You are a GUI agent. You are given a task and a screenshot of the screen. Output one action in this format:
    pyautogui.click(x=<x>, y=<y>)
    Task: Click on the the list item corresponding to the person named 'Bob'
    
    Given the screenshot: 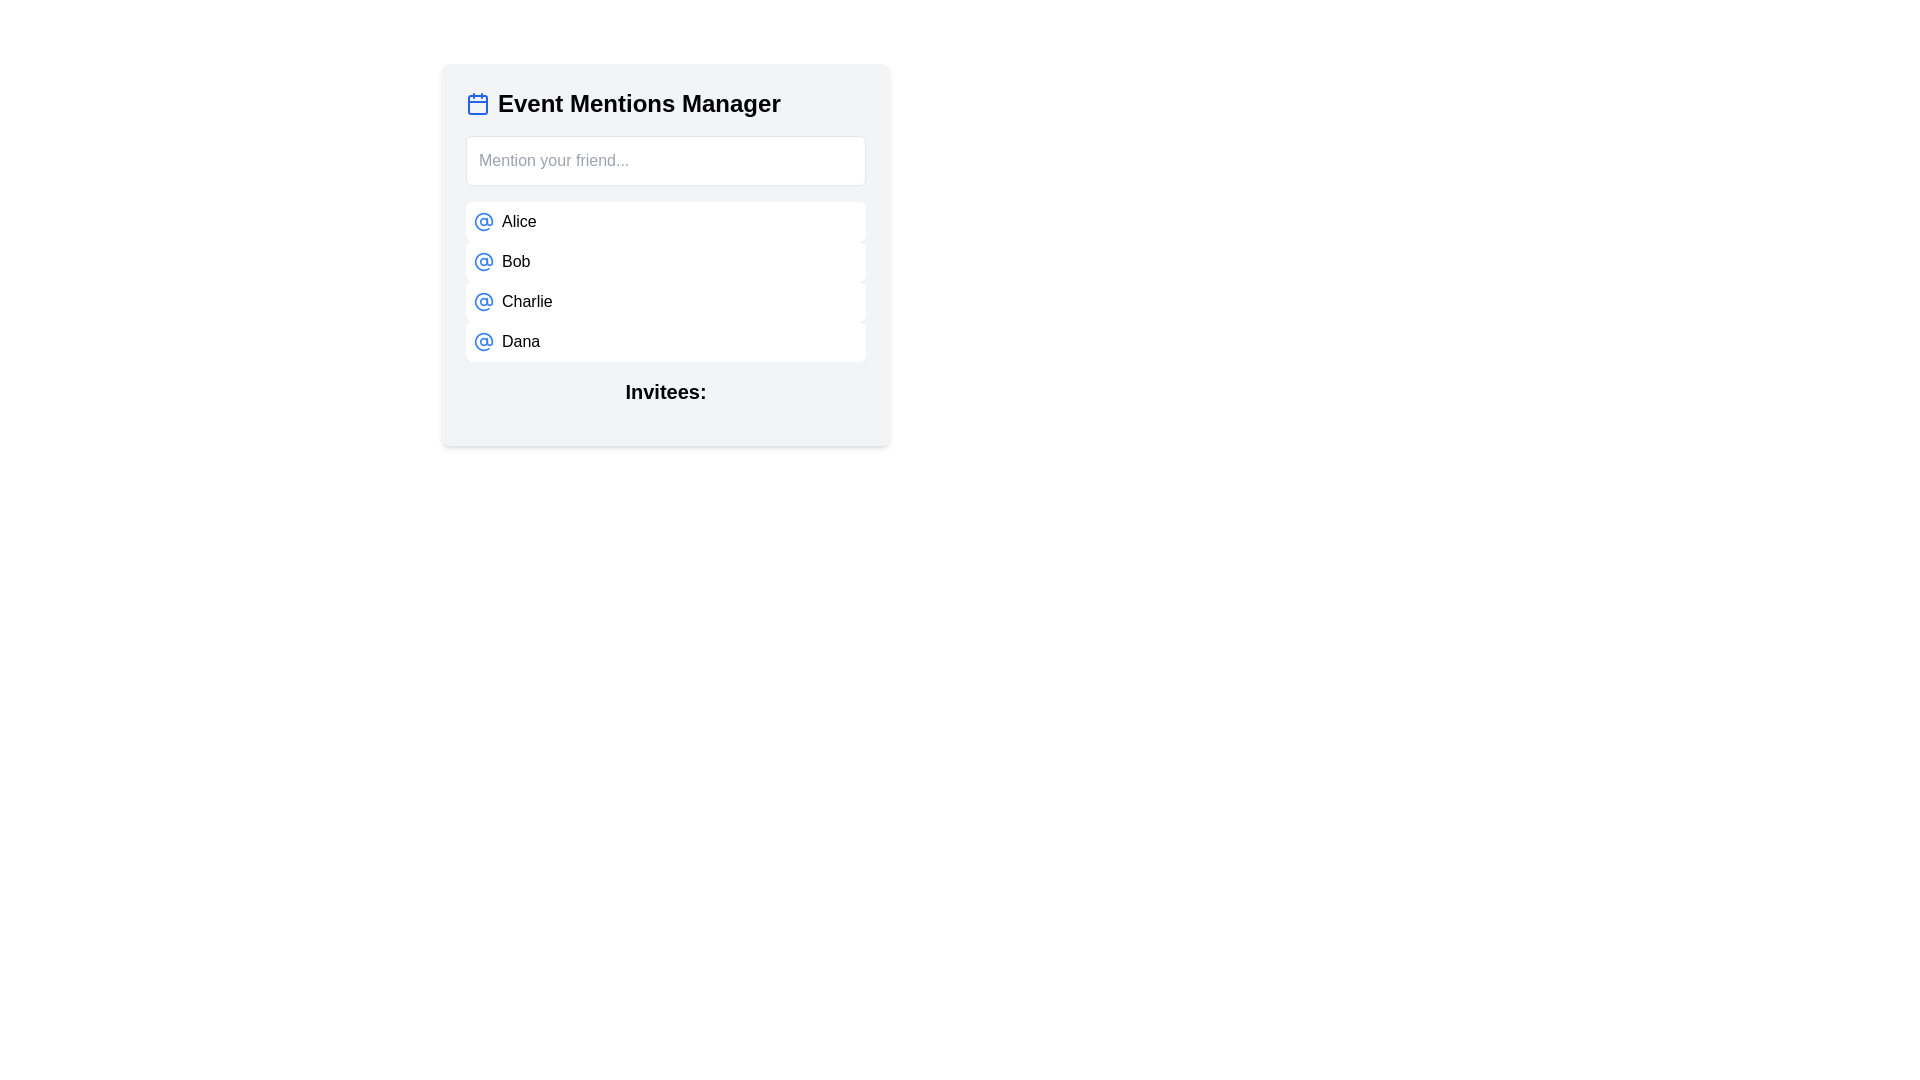 What is the action you would take?
    pyautogui.click(x=666, y=261)
    